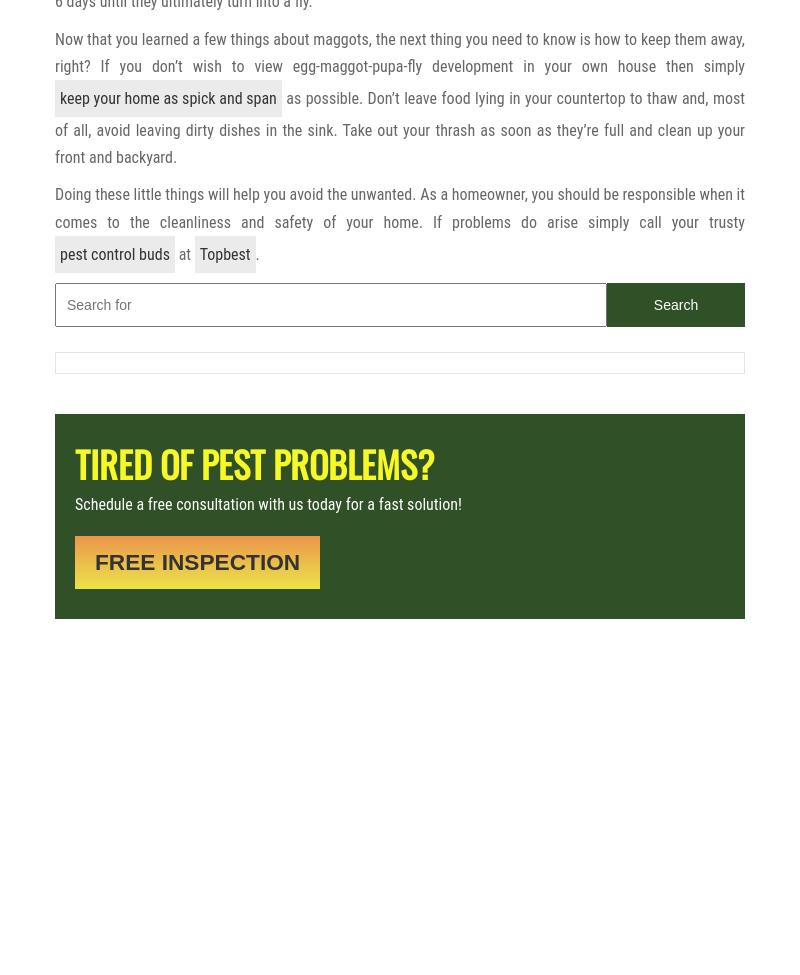  What do you see at coordinates (167, 97) in the screenshot?
I see `'keep your home as spick and span'` at bounding box center [167, 97].